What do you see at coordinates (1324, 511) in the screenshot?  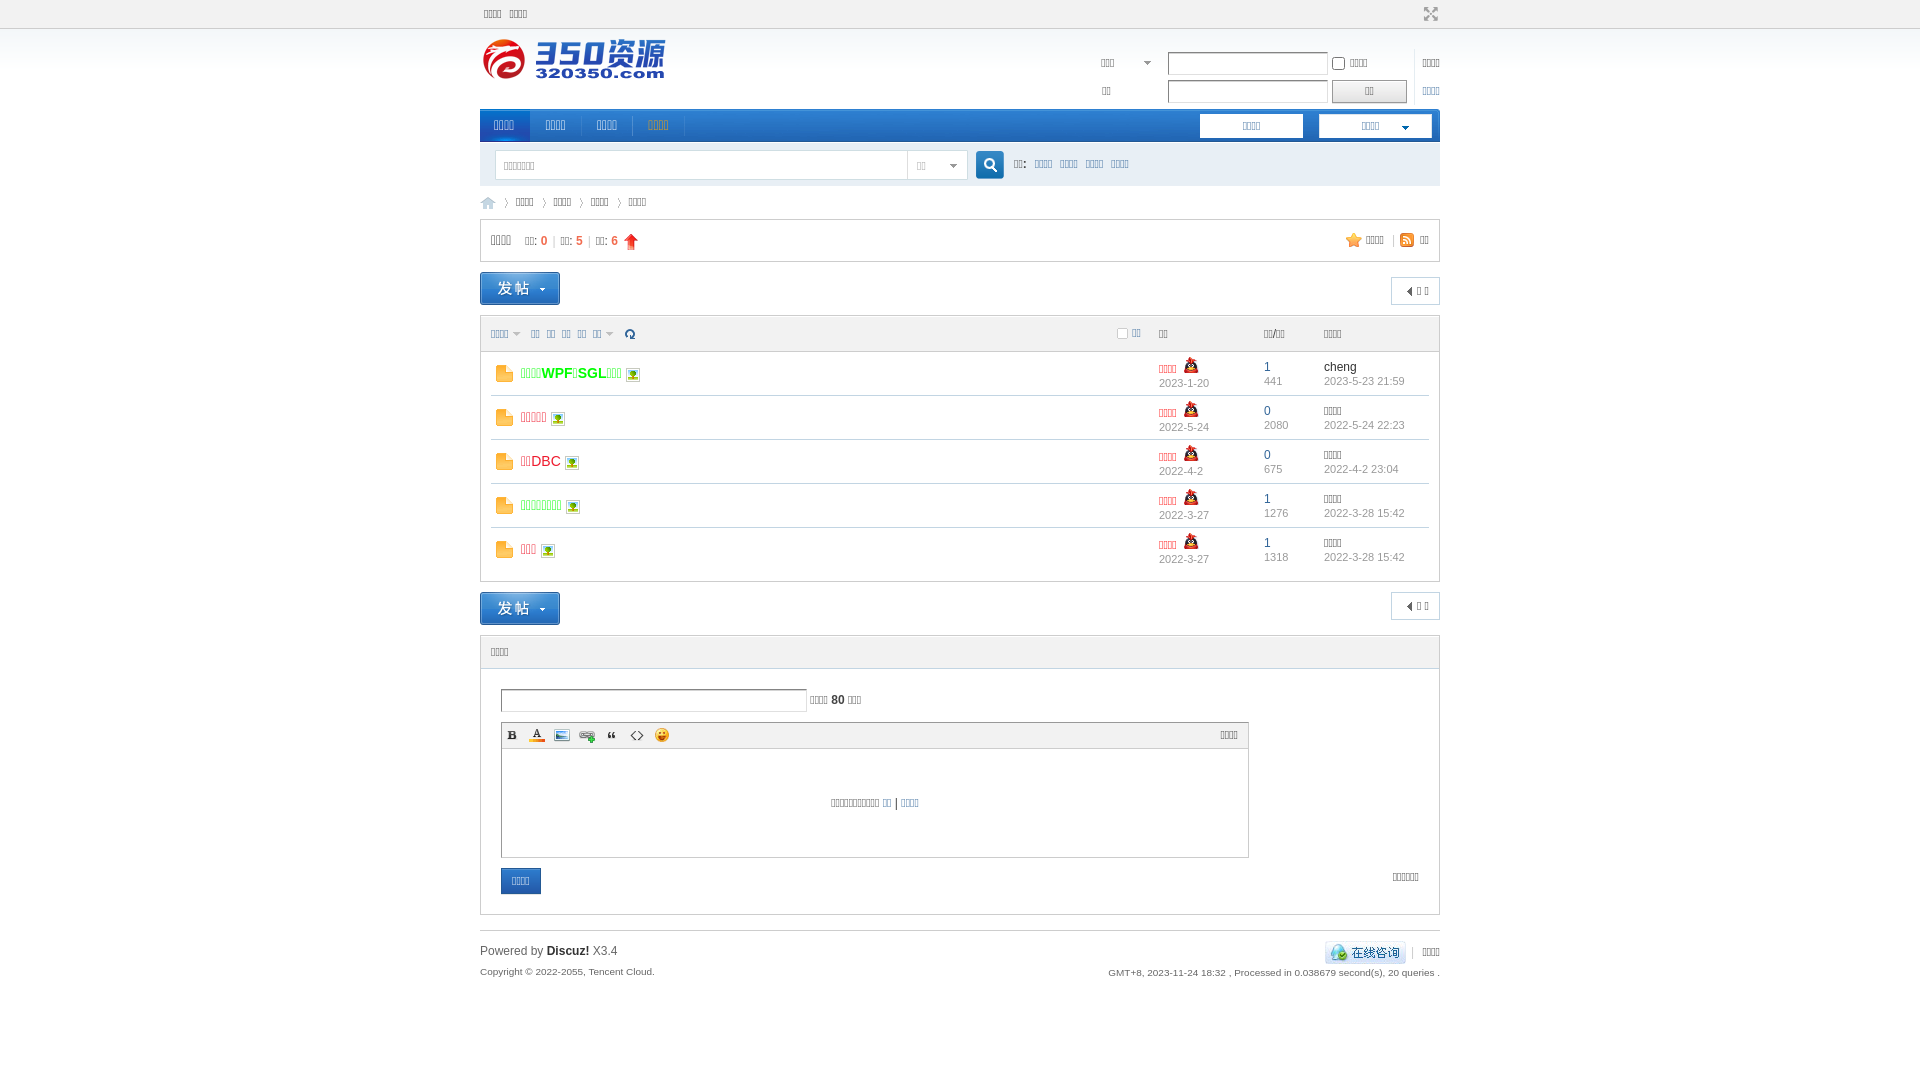 I see `'2022-3-28 15:42'` at bounding box center [1324, 511].